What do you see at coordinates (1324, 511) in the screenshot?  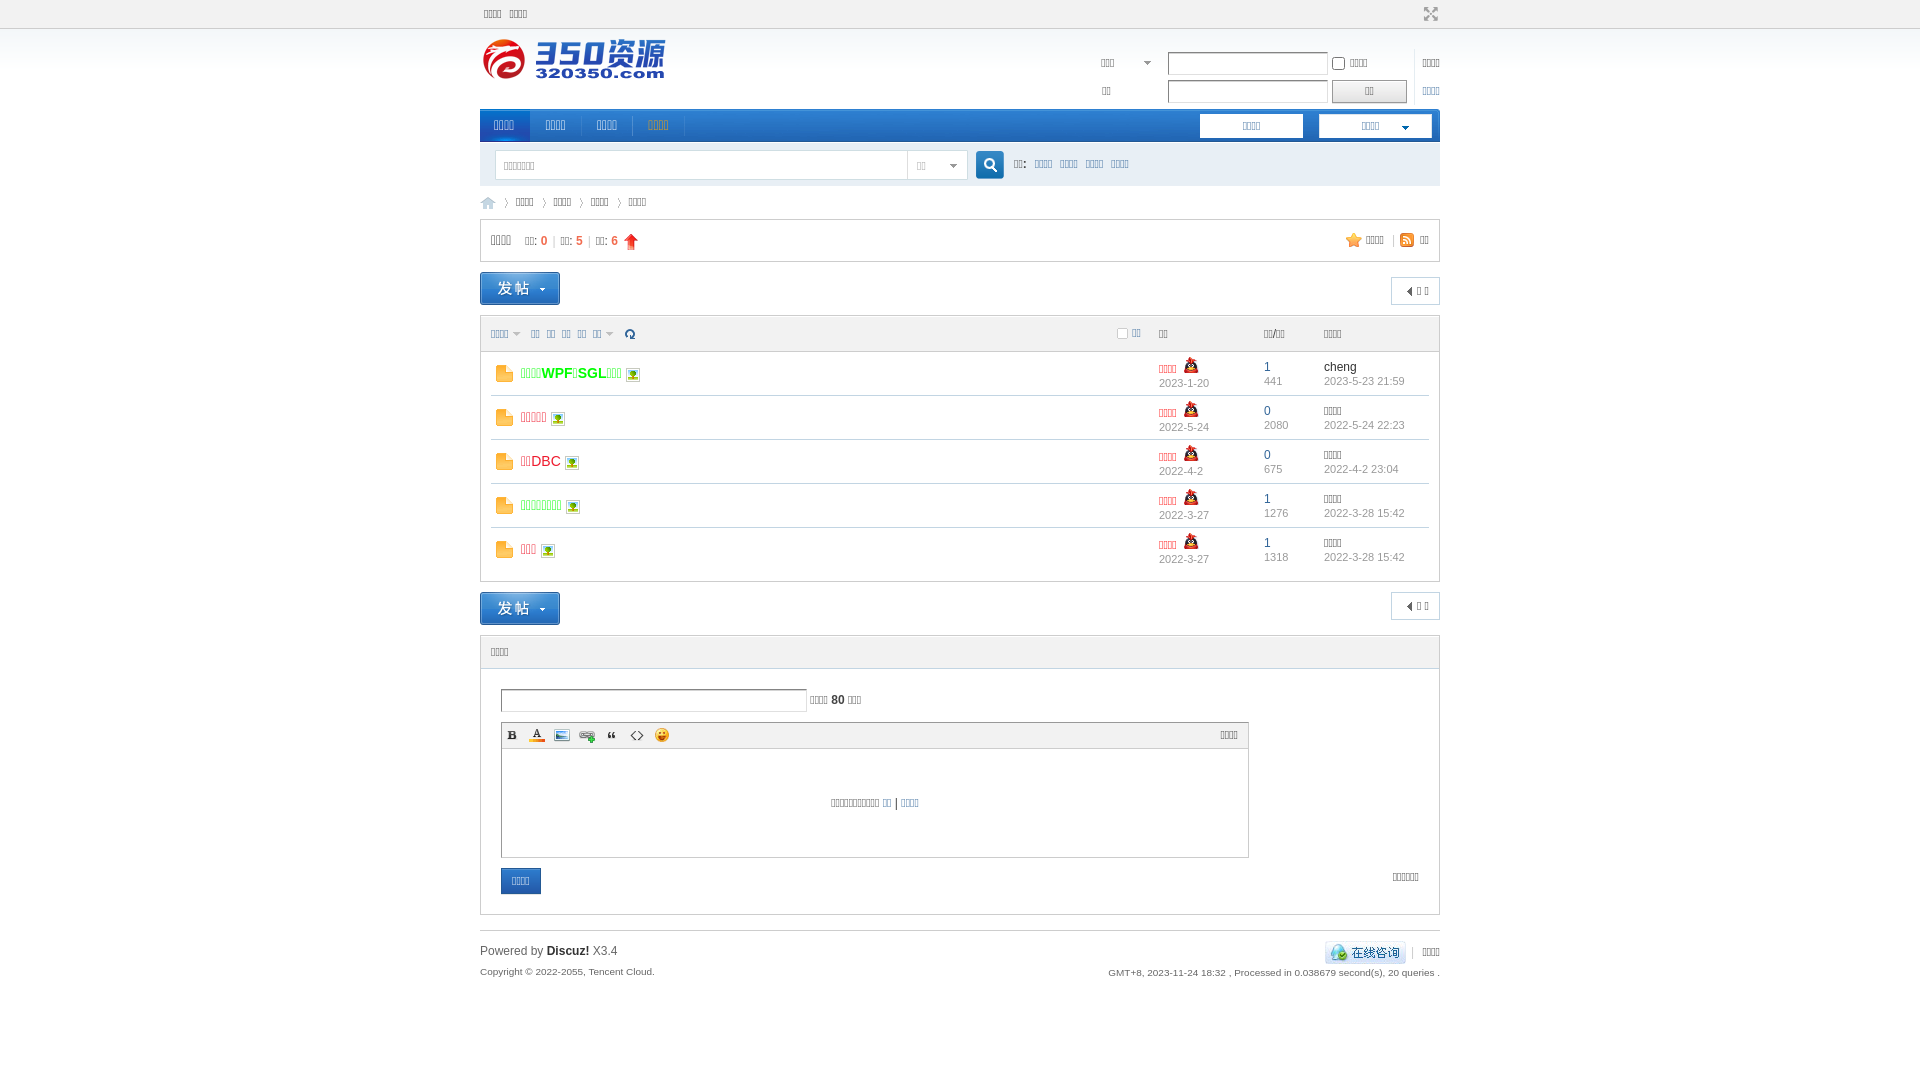 I see `'2022-3-28 15:42'` at bounding box center [1324, 511].